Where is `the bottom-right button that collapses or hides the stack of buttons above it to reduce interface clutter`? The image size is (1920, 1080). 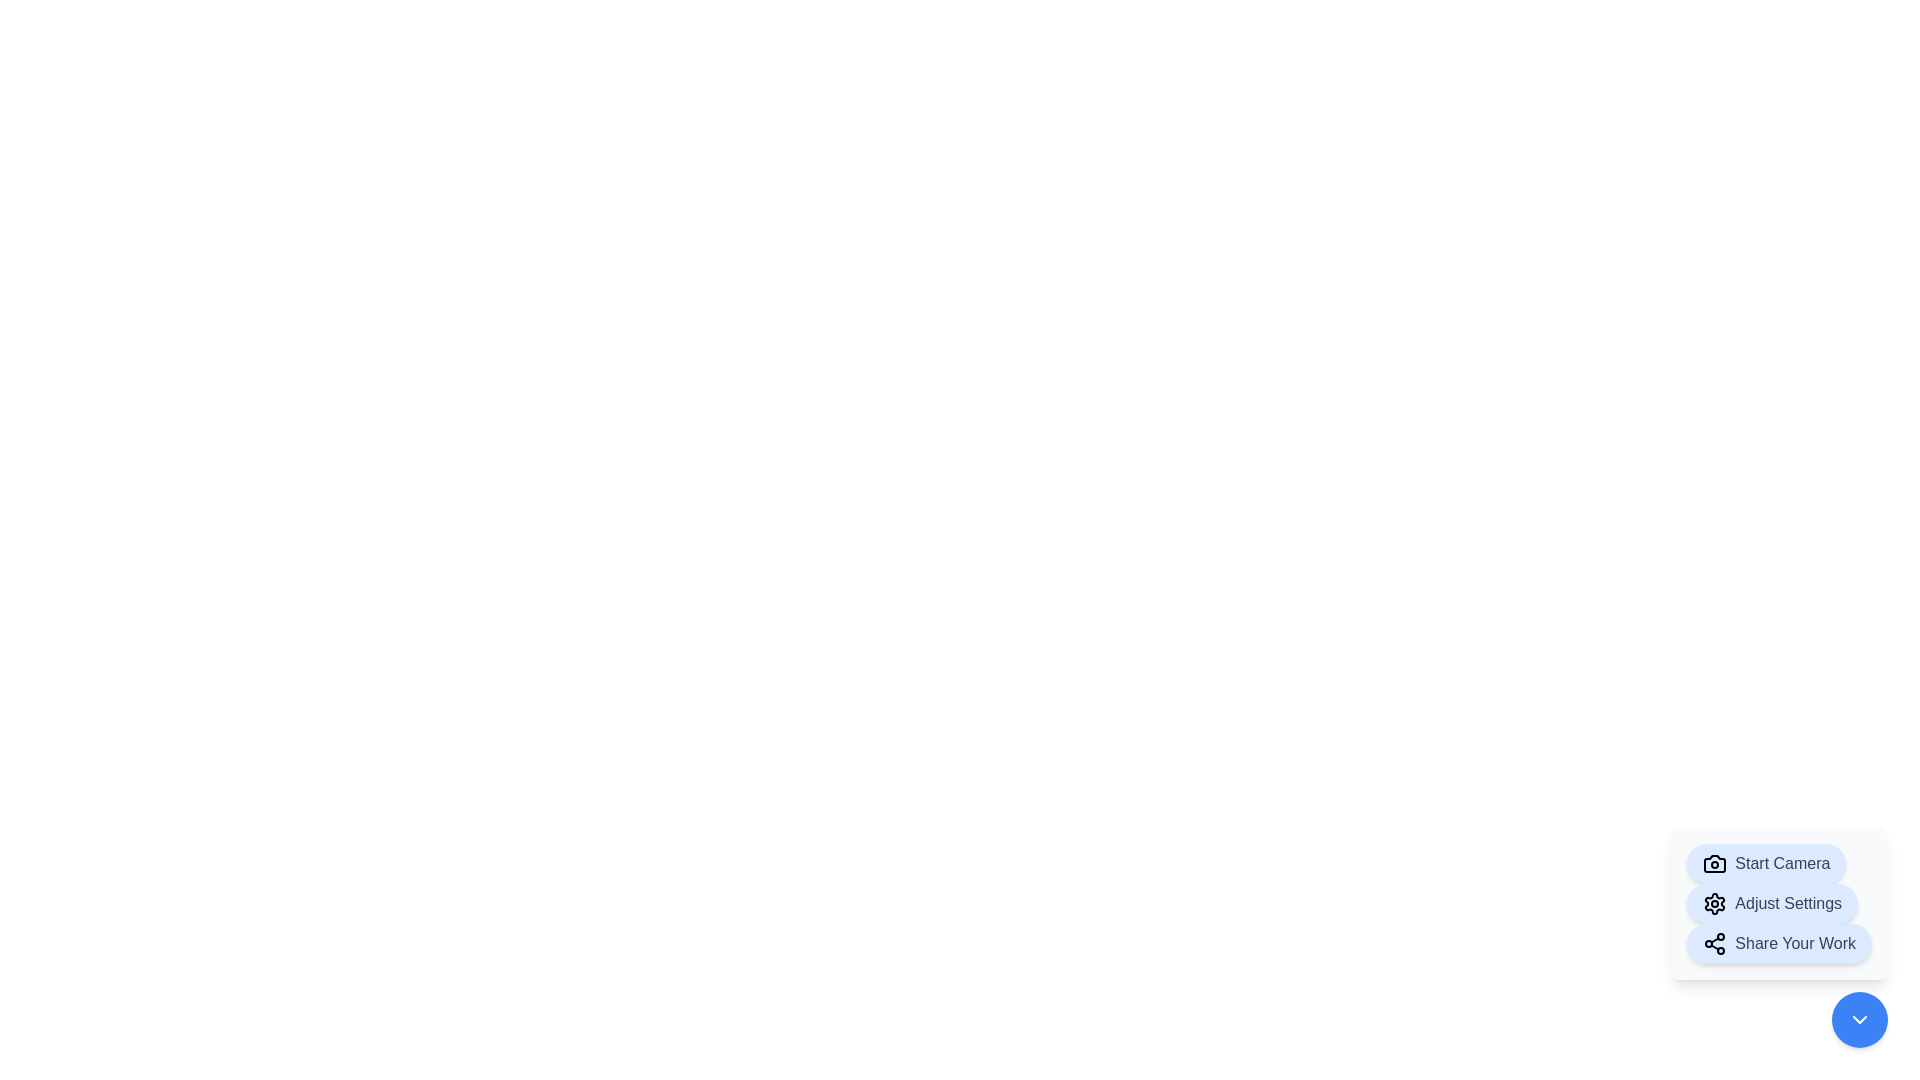
the bottom-right button that collapses or hides the stack of buttons above it to reduce interface clutter is located at coordinates (1859, 1019).